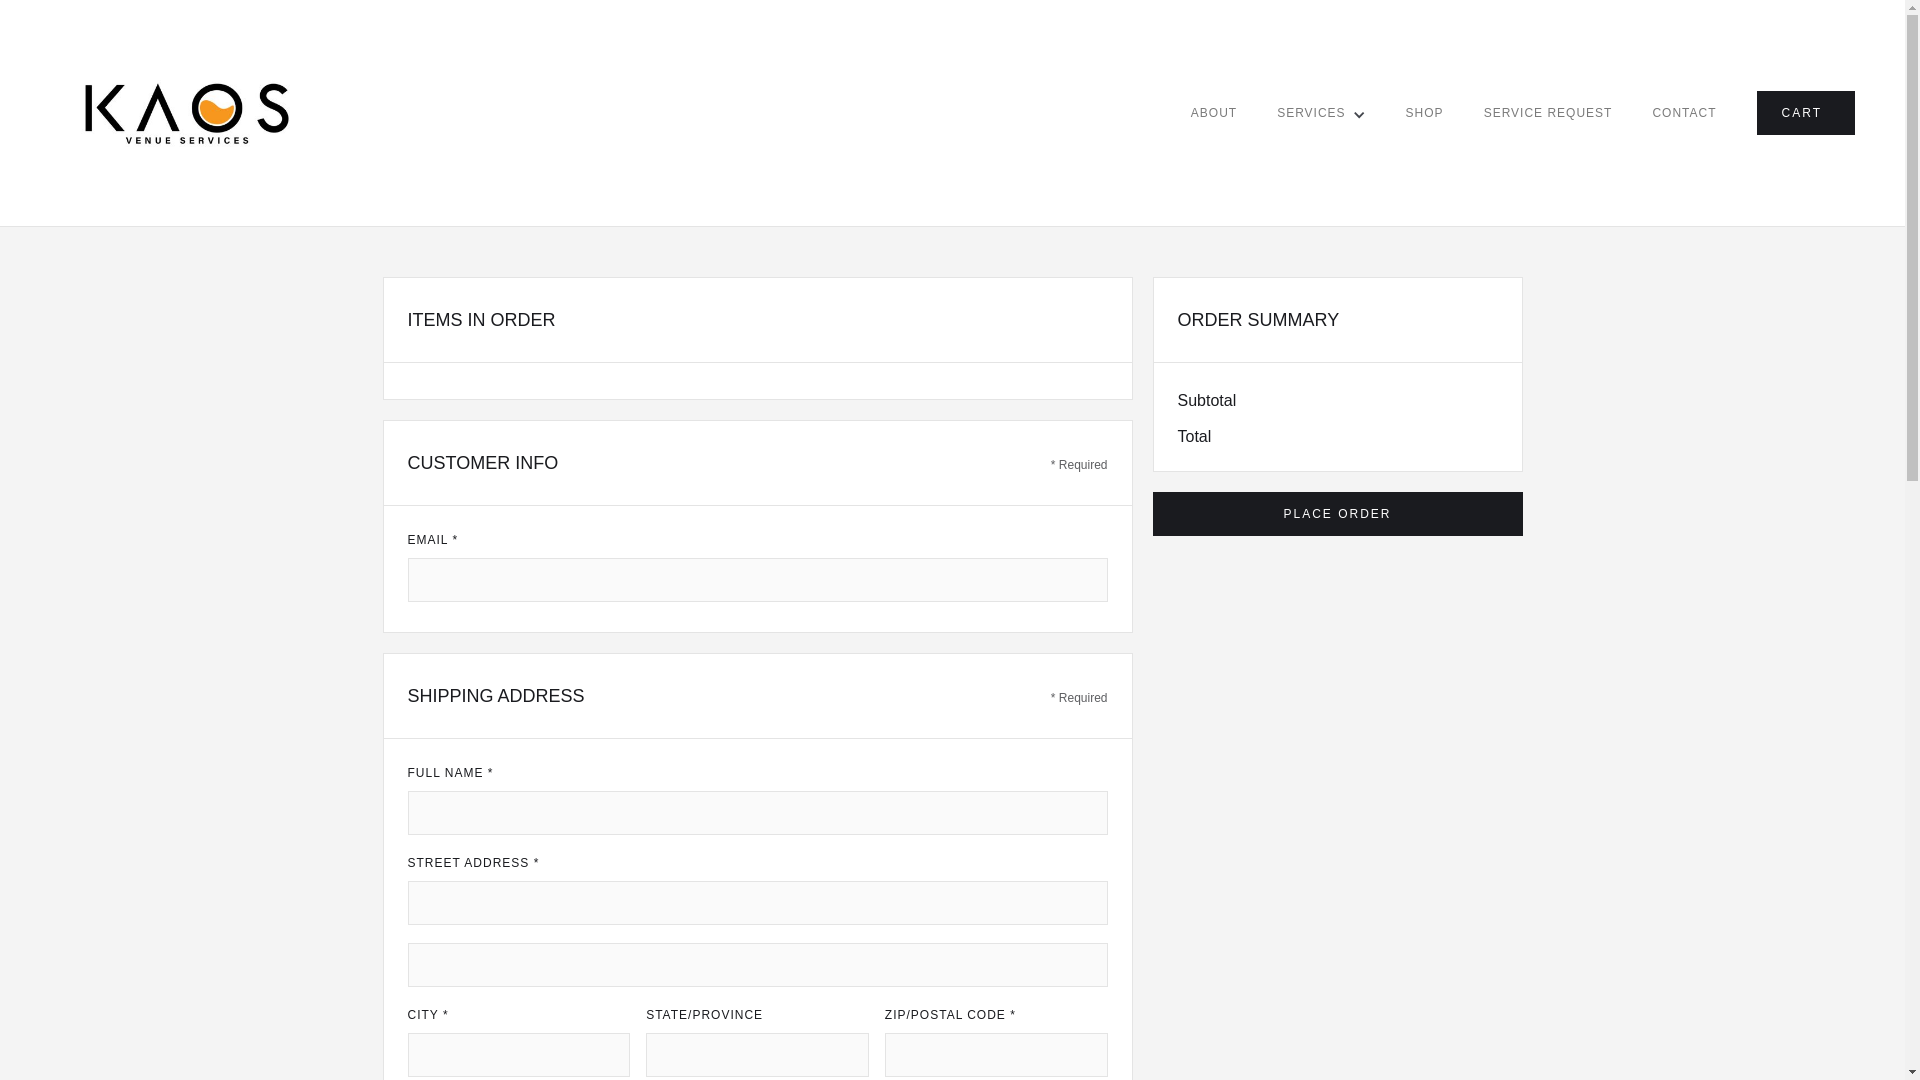 This screenshot has width=1920, height=1080. Describe the element at coordinates (1683, 112) in the screenshot. I see `'CONTACT'` at that location.